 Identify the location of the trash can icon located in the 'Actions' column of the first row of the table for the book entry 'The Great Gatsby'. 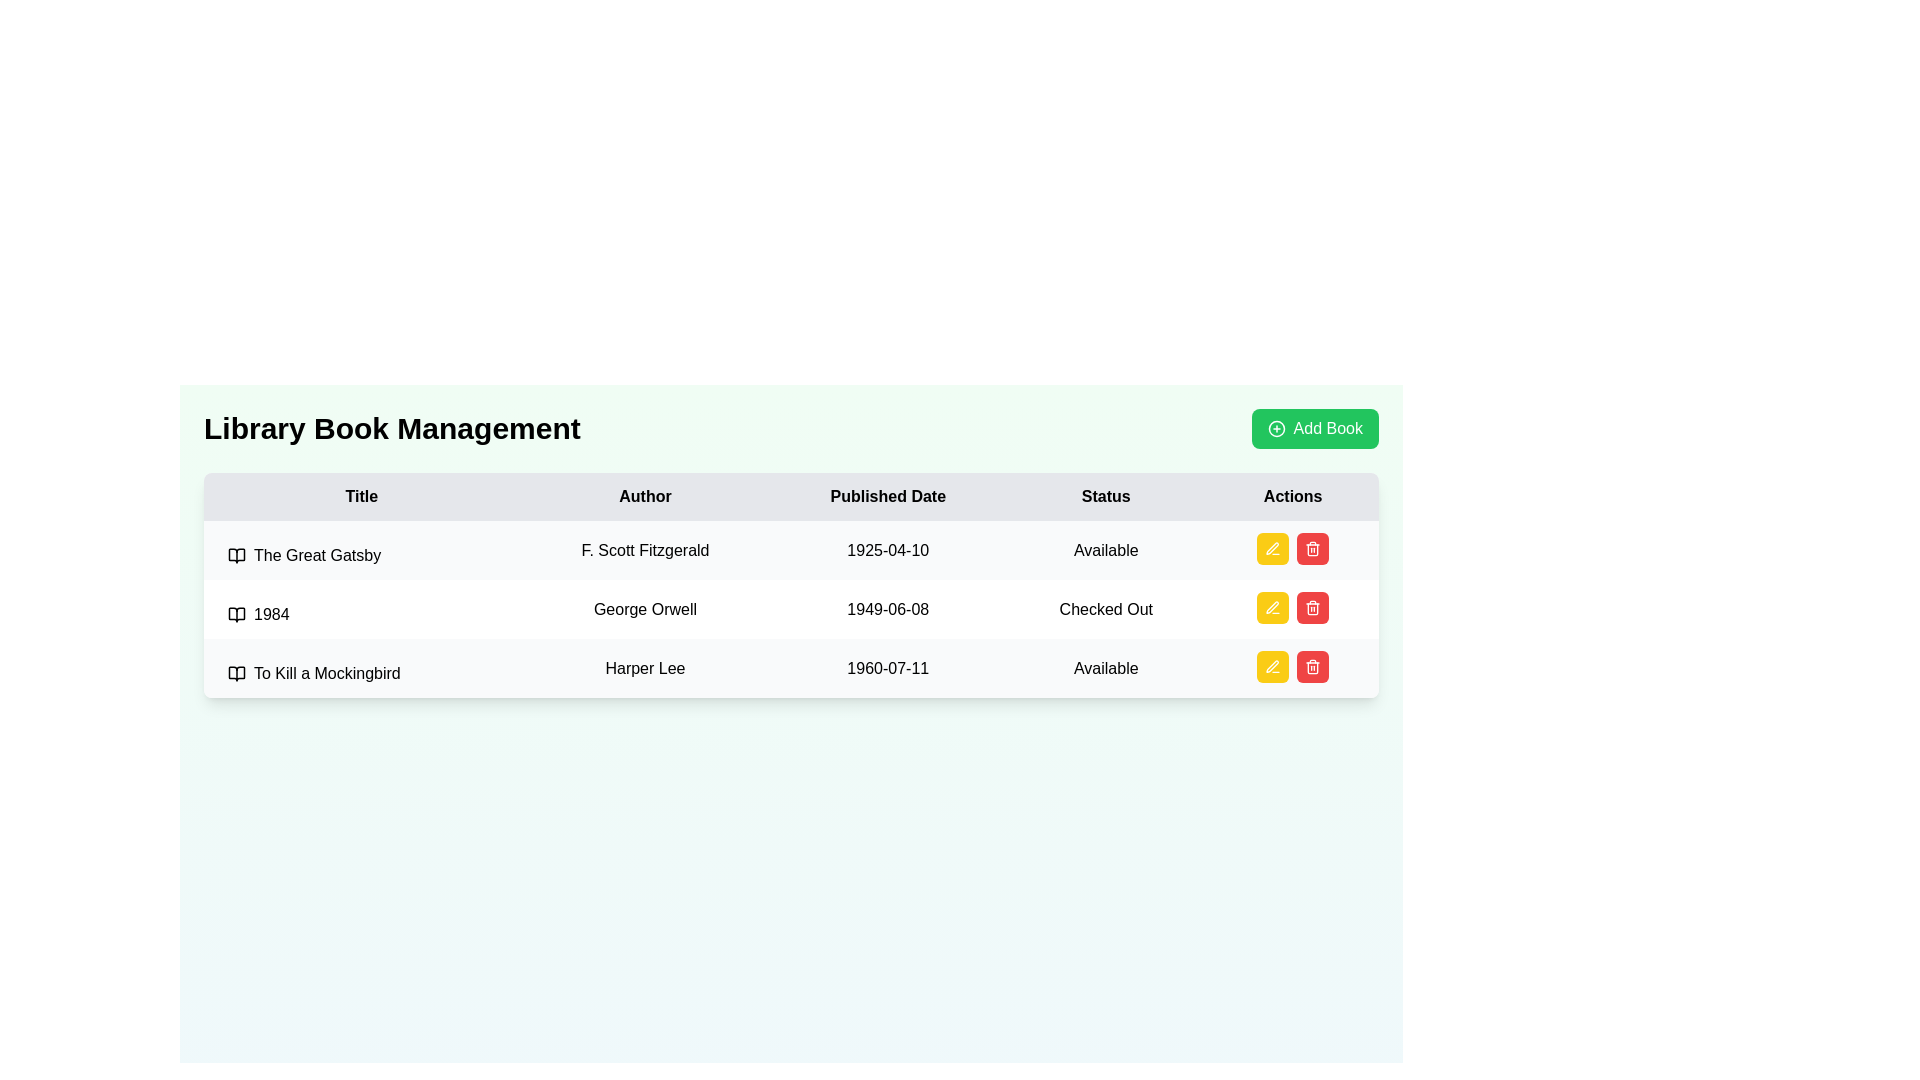
(1293, 548).